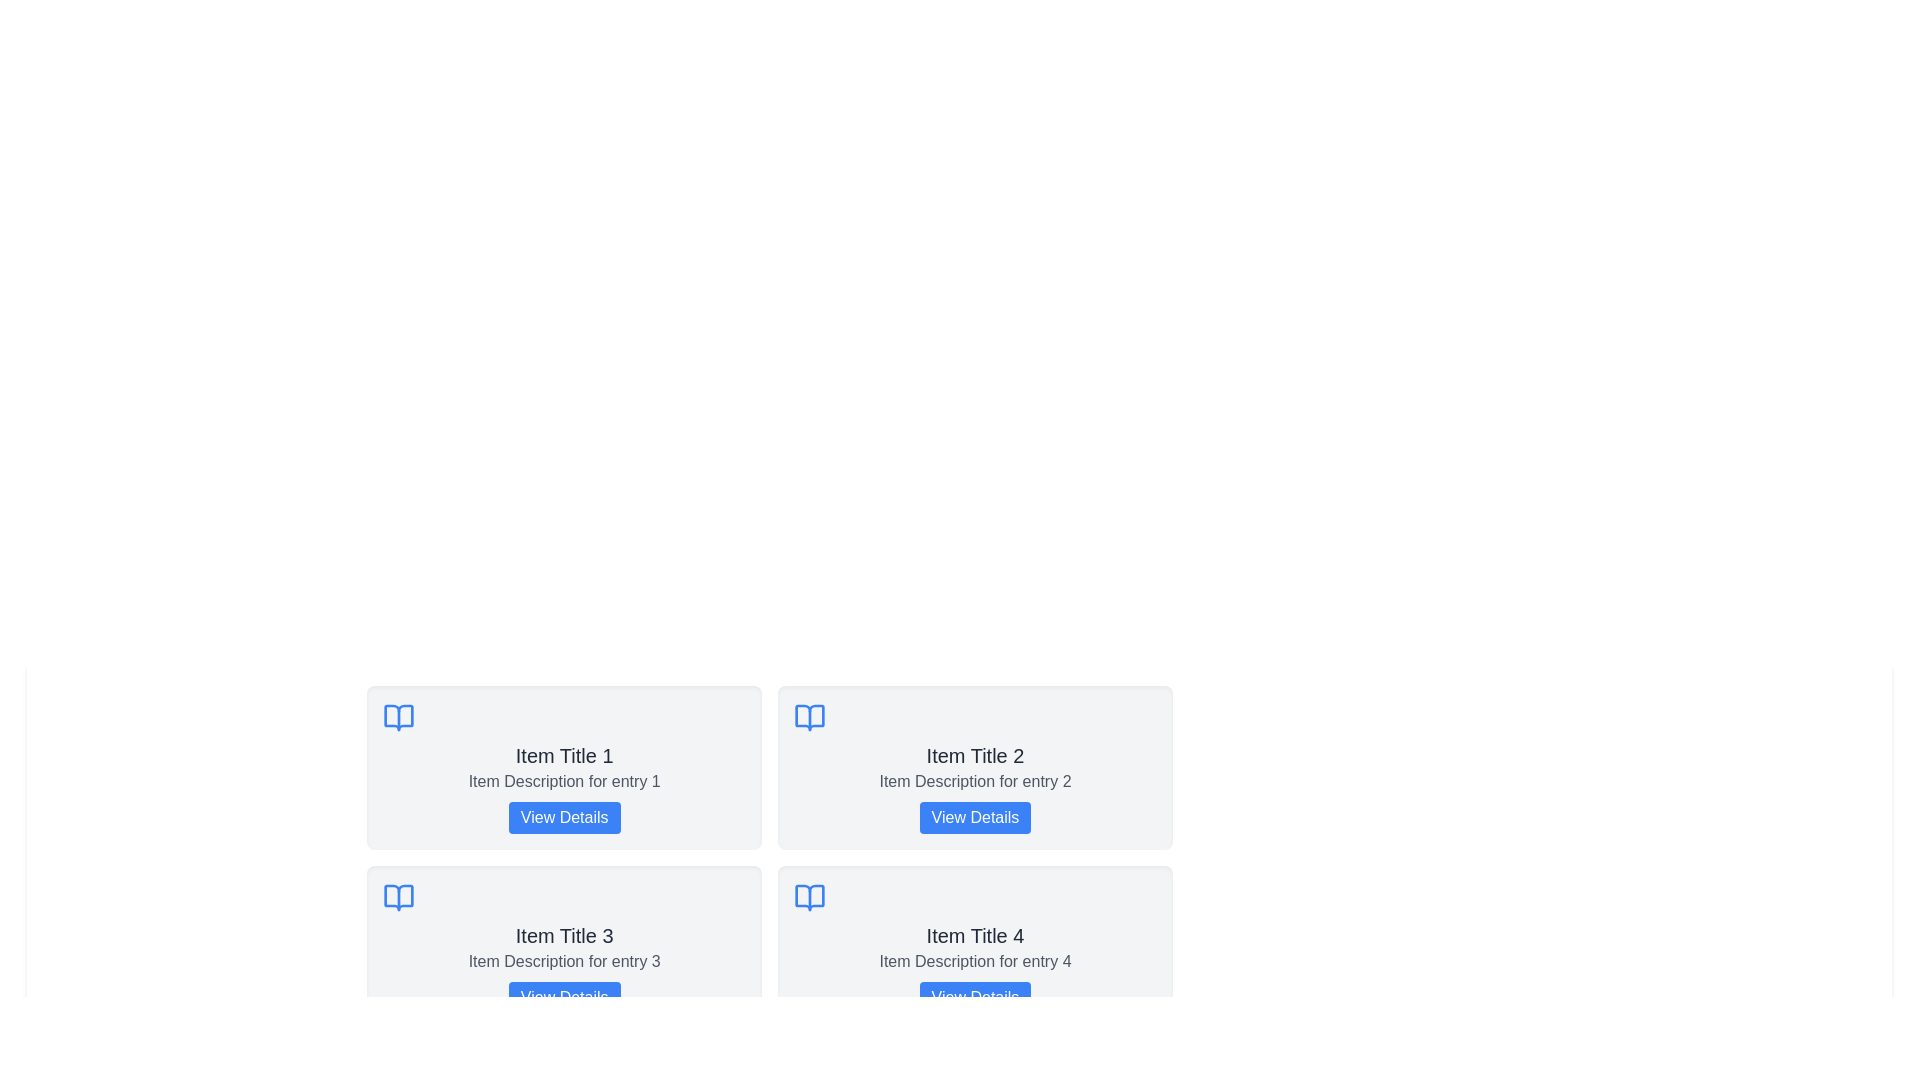 The height and width of the screenshot is (1080, 1920). Describe the element at coordinates (563, 960) in the screenshot. I see `the text label that reads 'Item Description for entry 3', which is displayed on a light gray background beneath the title 'Item Title 3'` at that location.